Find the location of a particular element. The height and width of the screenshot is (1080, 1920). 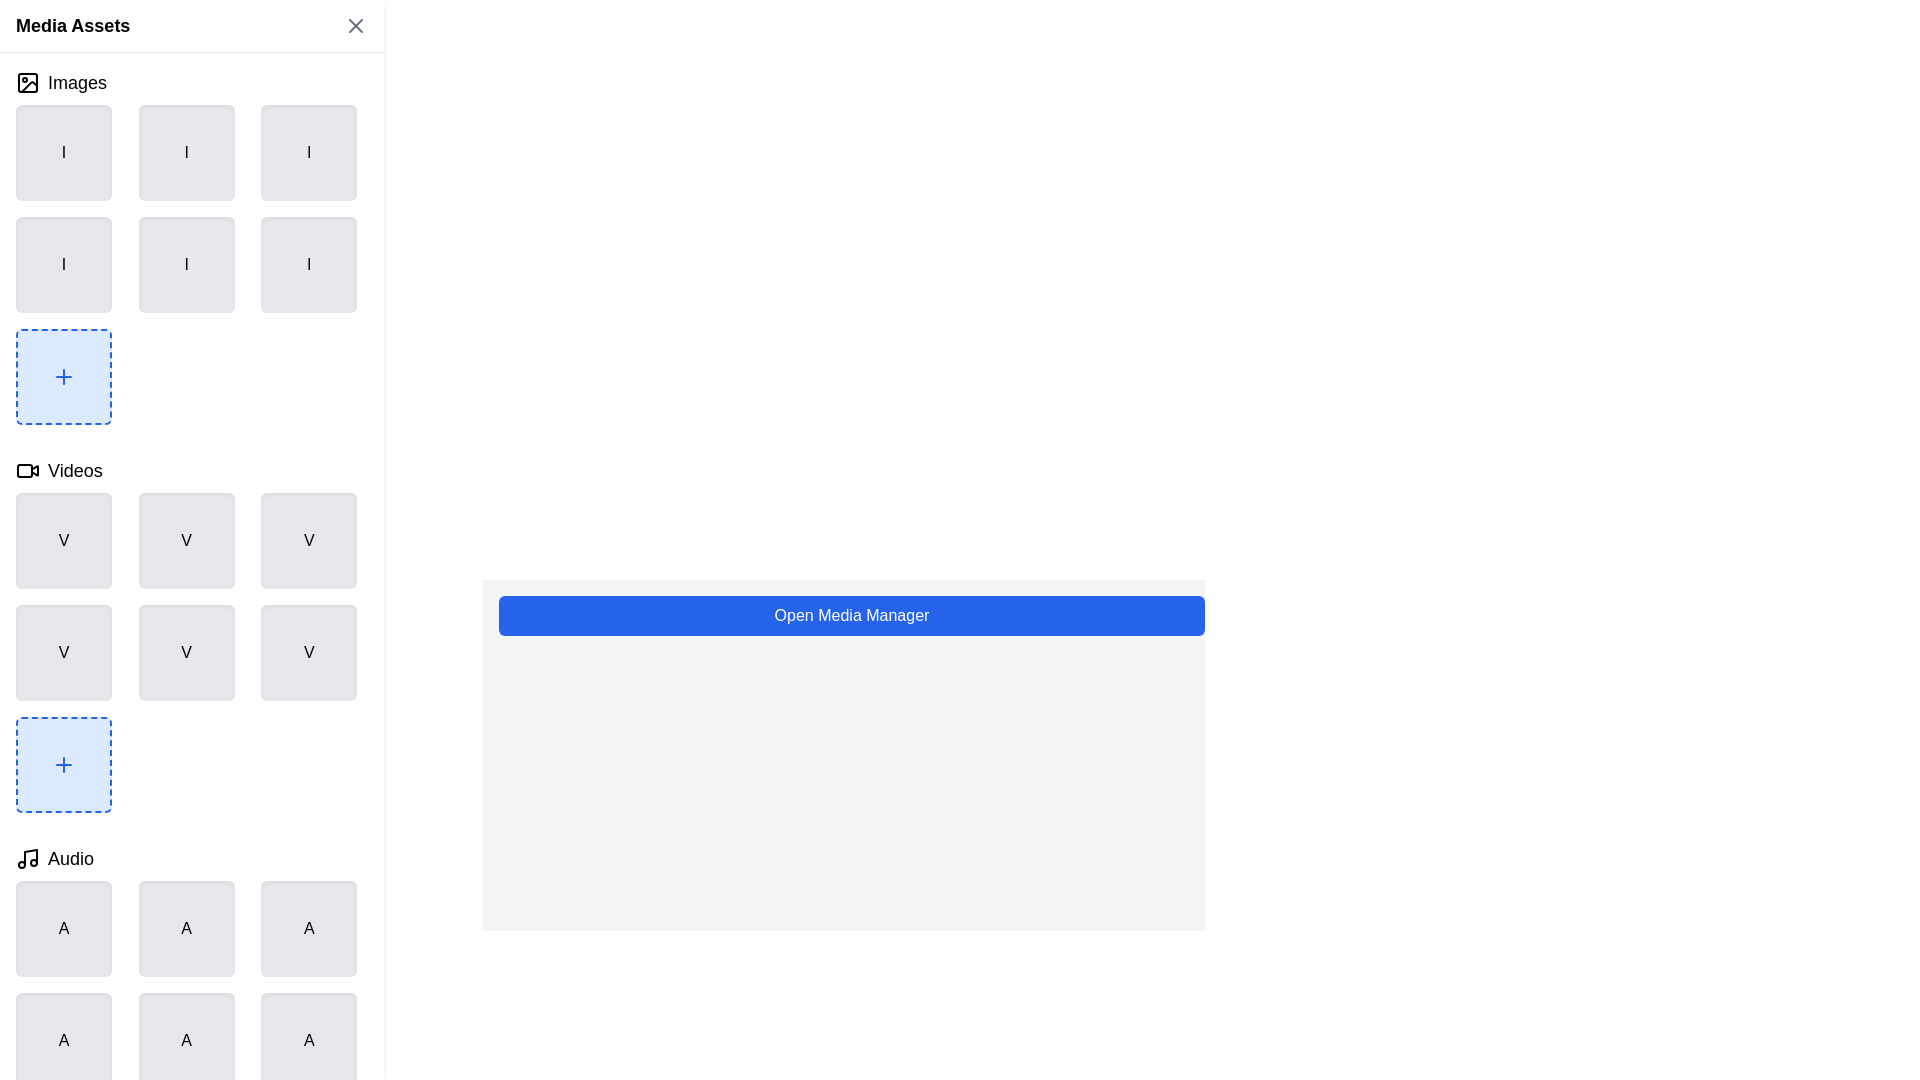

the navigation button located at the top-left section of the 'Media Assets' panel is located at coordinates (61, 82).